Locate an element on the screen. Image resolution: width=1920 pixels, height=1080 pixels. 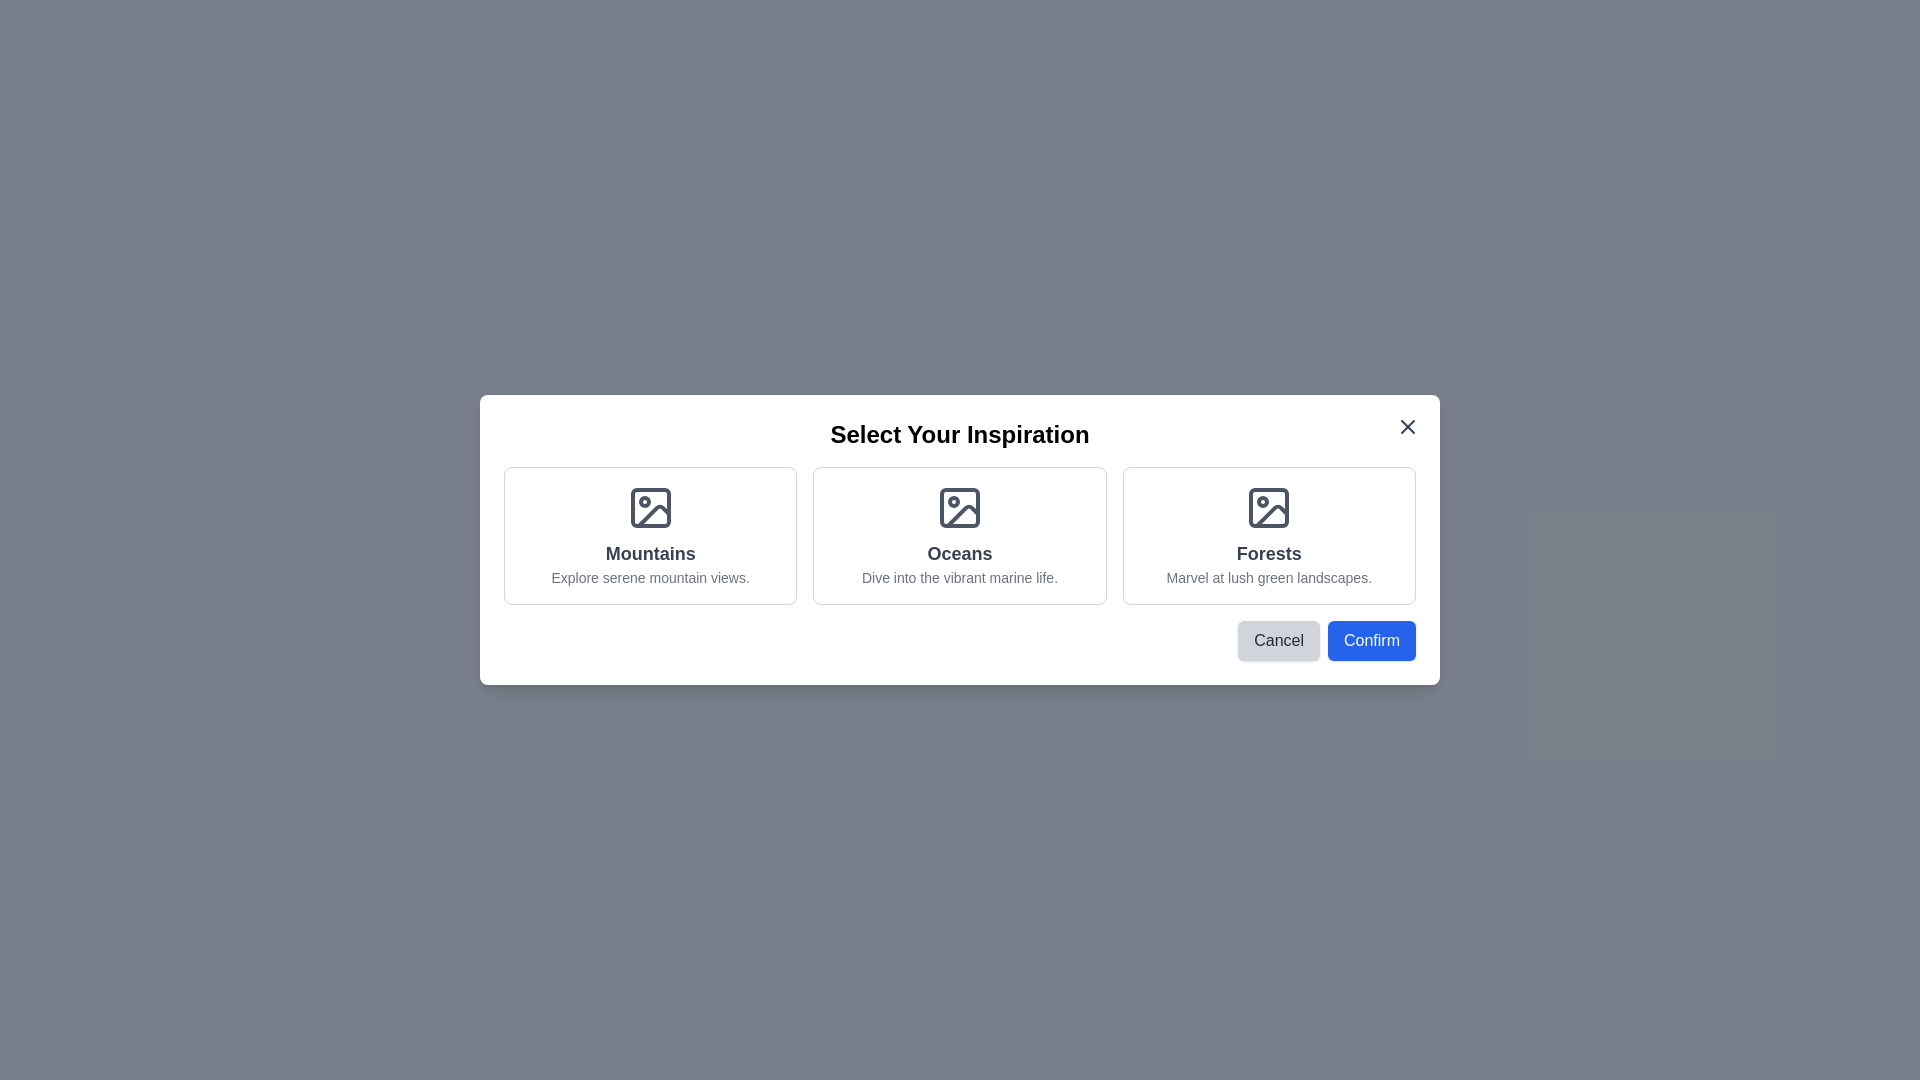
the icon depicting an image symbol, which is centered within the 'Oceans' card in the dialog box is located at coordinates (960, 507).